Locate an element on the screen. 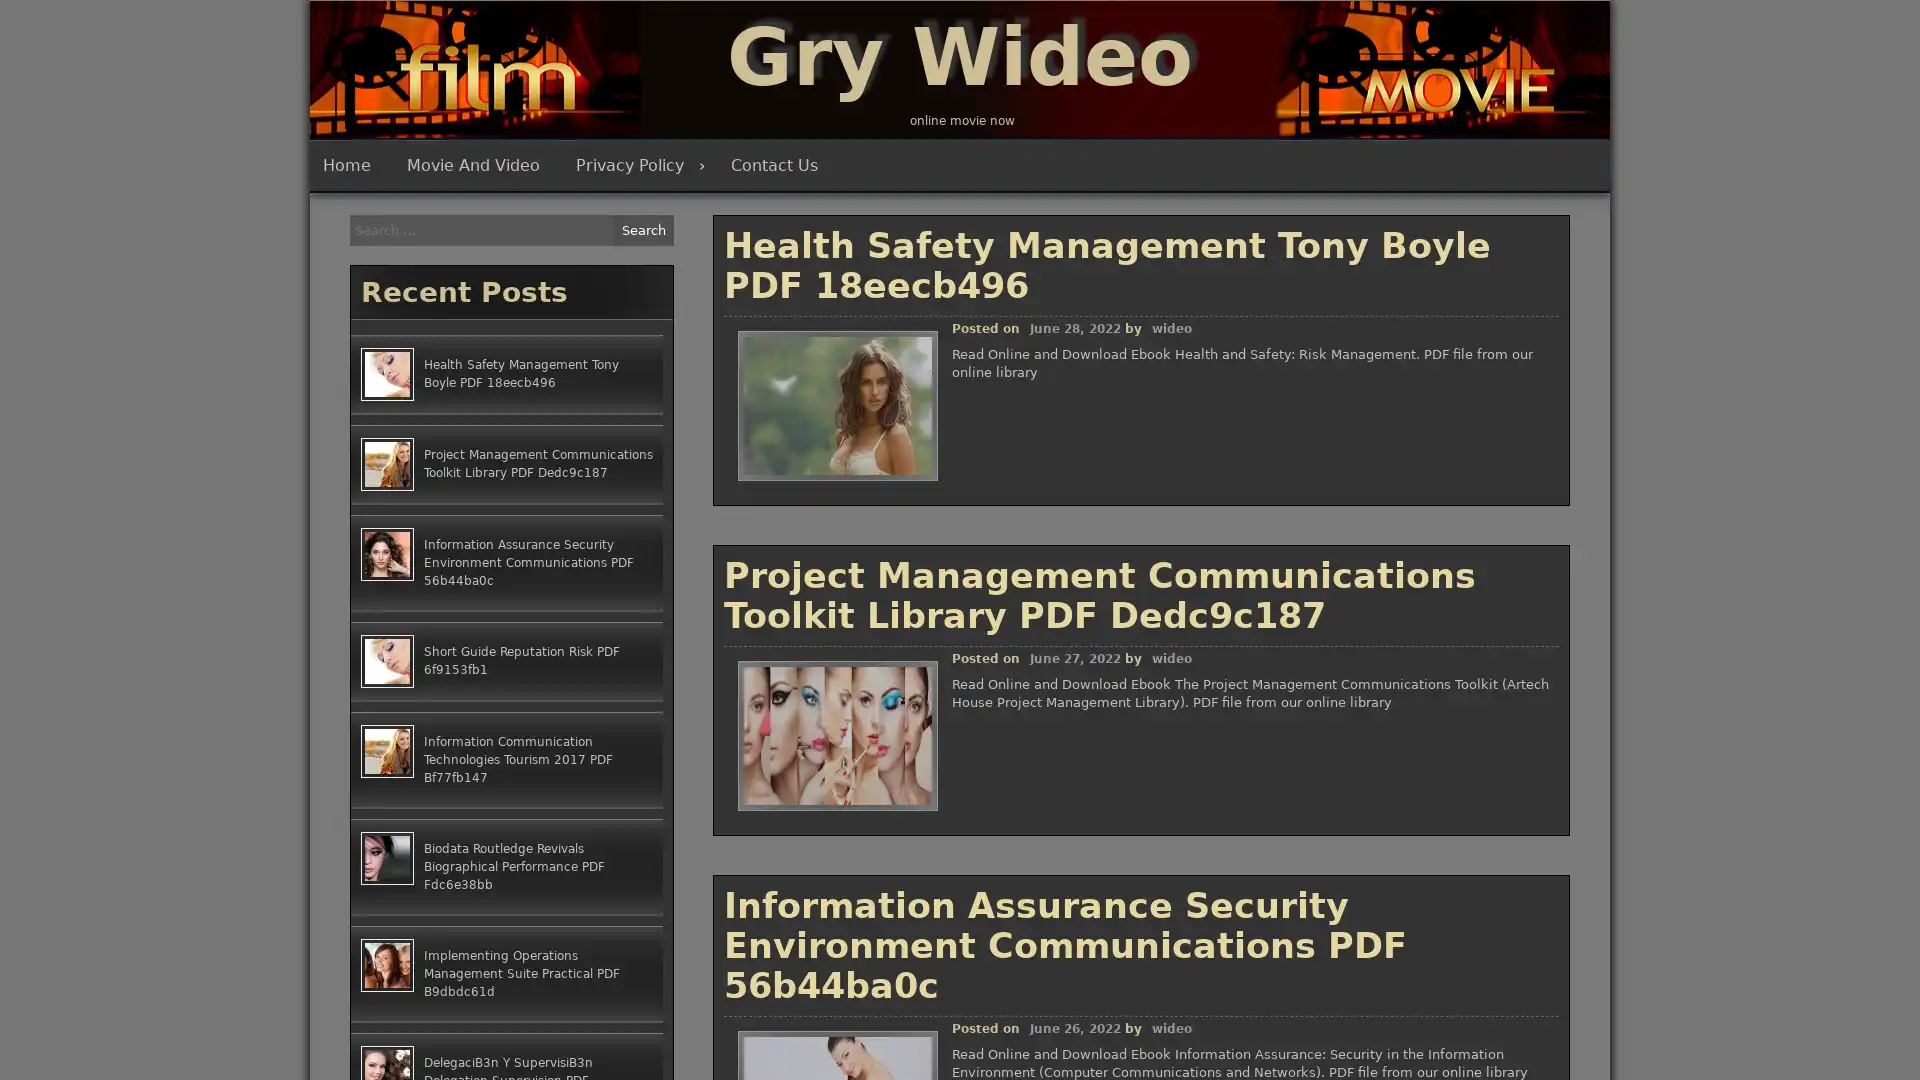  Search is located at coordinates (643, 229).